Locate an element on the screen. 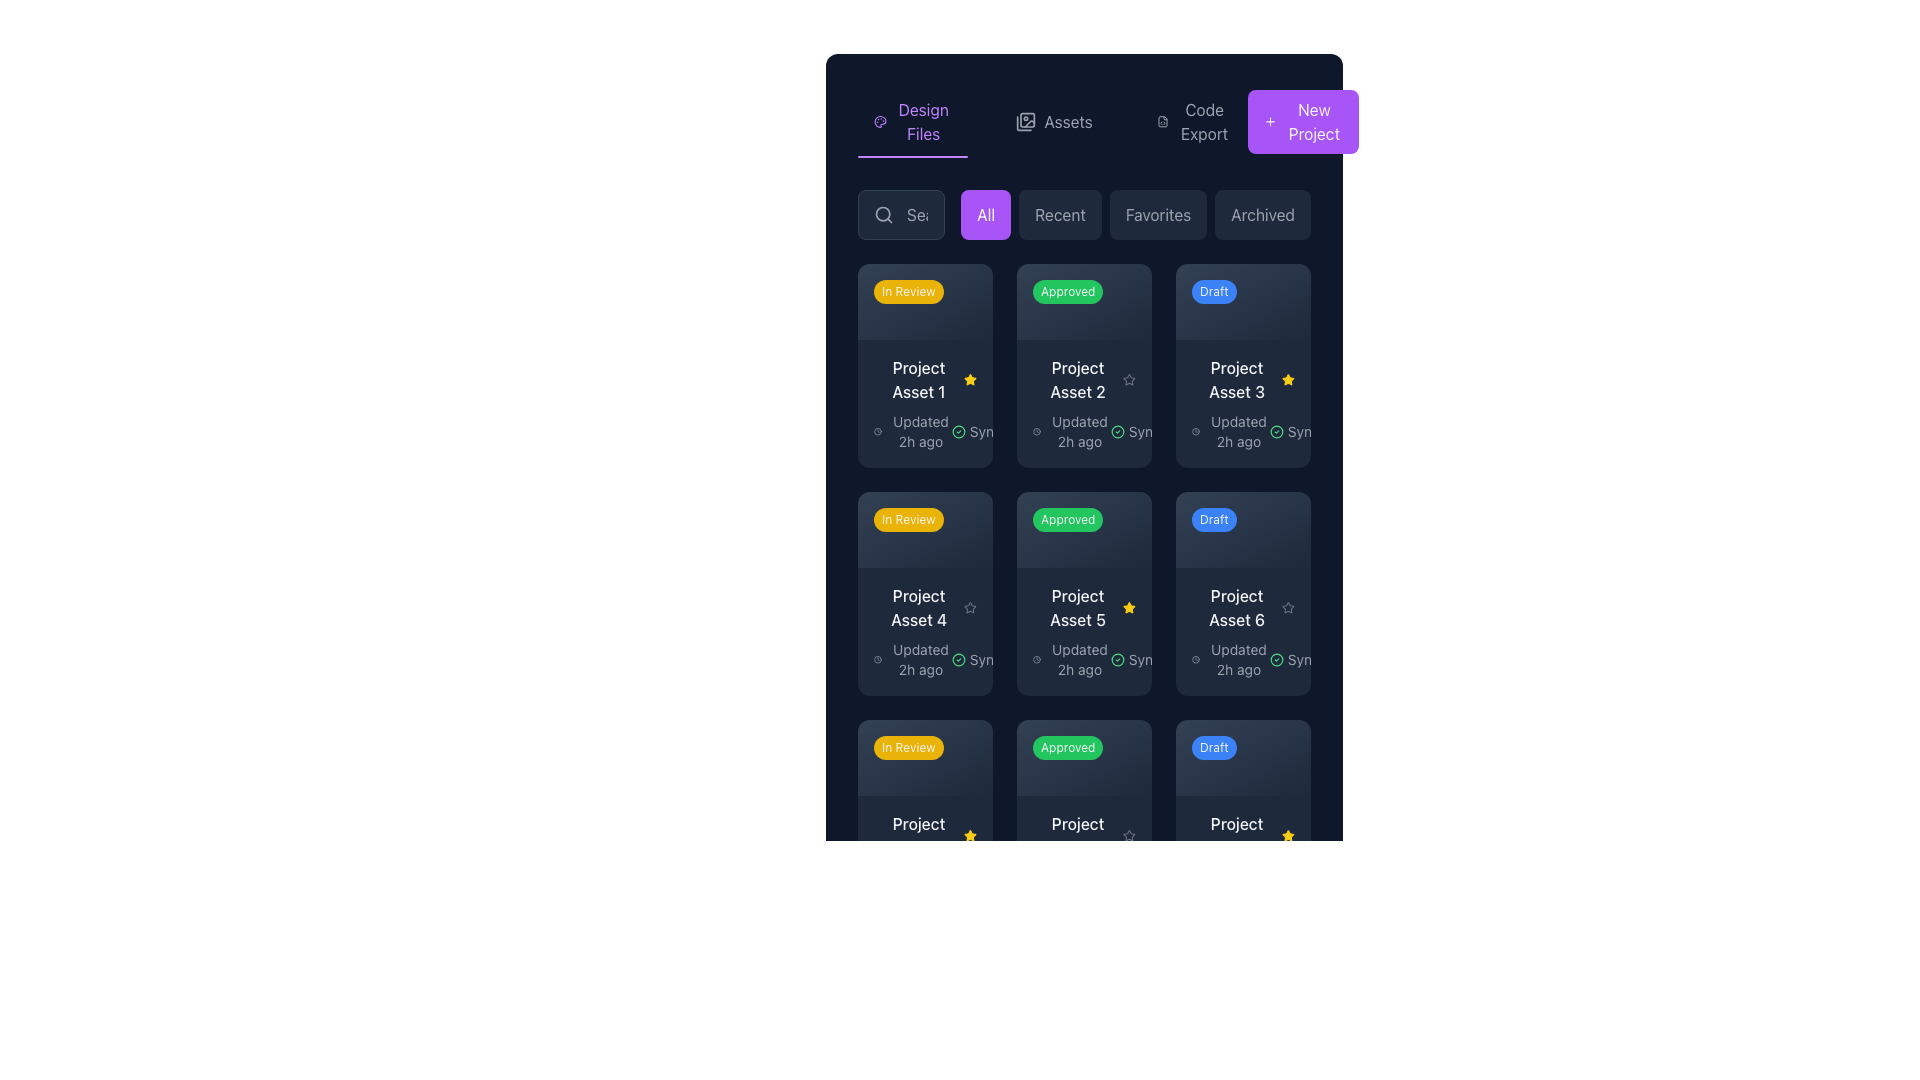  the navigational button located in the center of the horizontal navigation bar, positioned between 'Design Files' and 'Code Export' is located at coordinates (1053, 122).